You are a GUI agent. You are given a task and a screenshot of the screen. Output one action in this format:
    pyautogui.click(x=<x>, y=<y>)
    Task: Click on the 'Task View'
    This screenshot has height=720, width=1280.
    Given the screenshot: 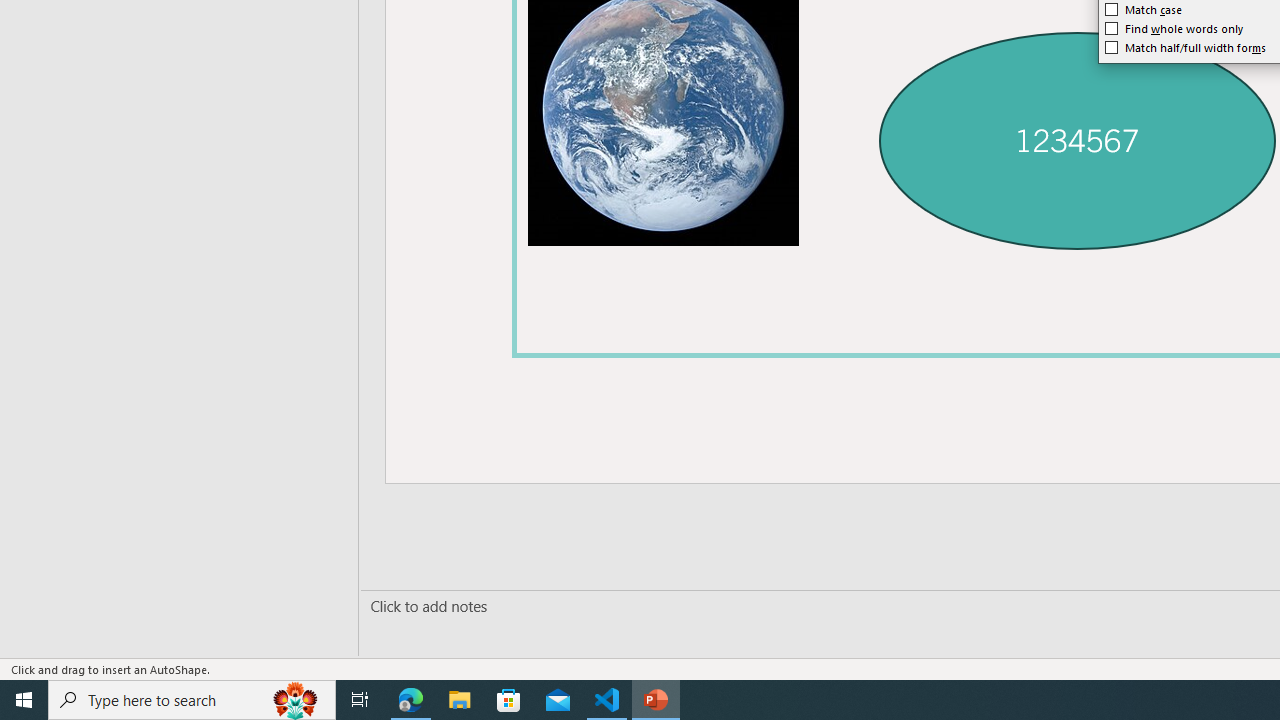 What is the action you would take?
    pyautogui.click(x=359, y=698)
    